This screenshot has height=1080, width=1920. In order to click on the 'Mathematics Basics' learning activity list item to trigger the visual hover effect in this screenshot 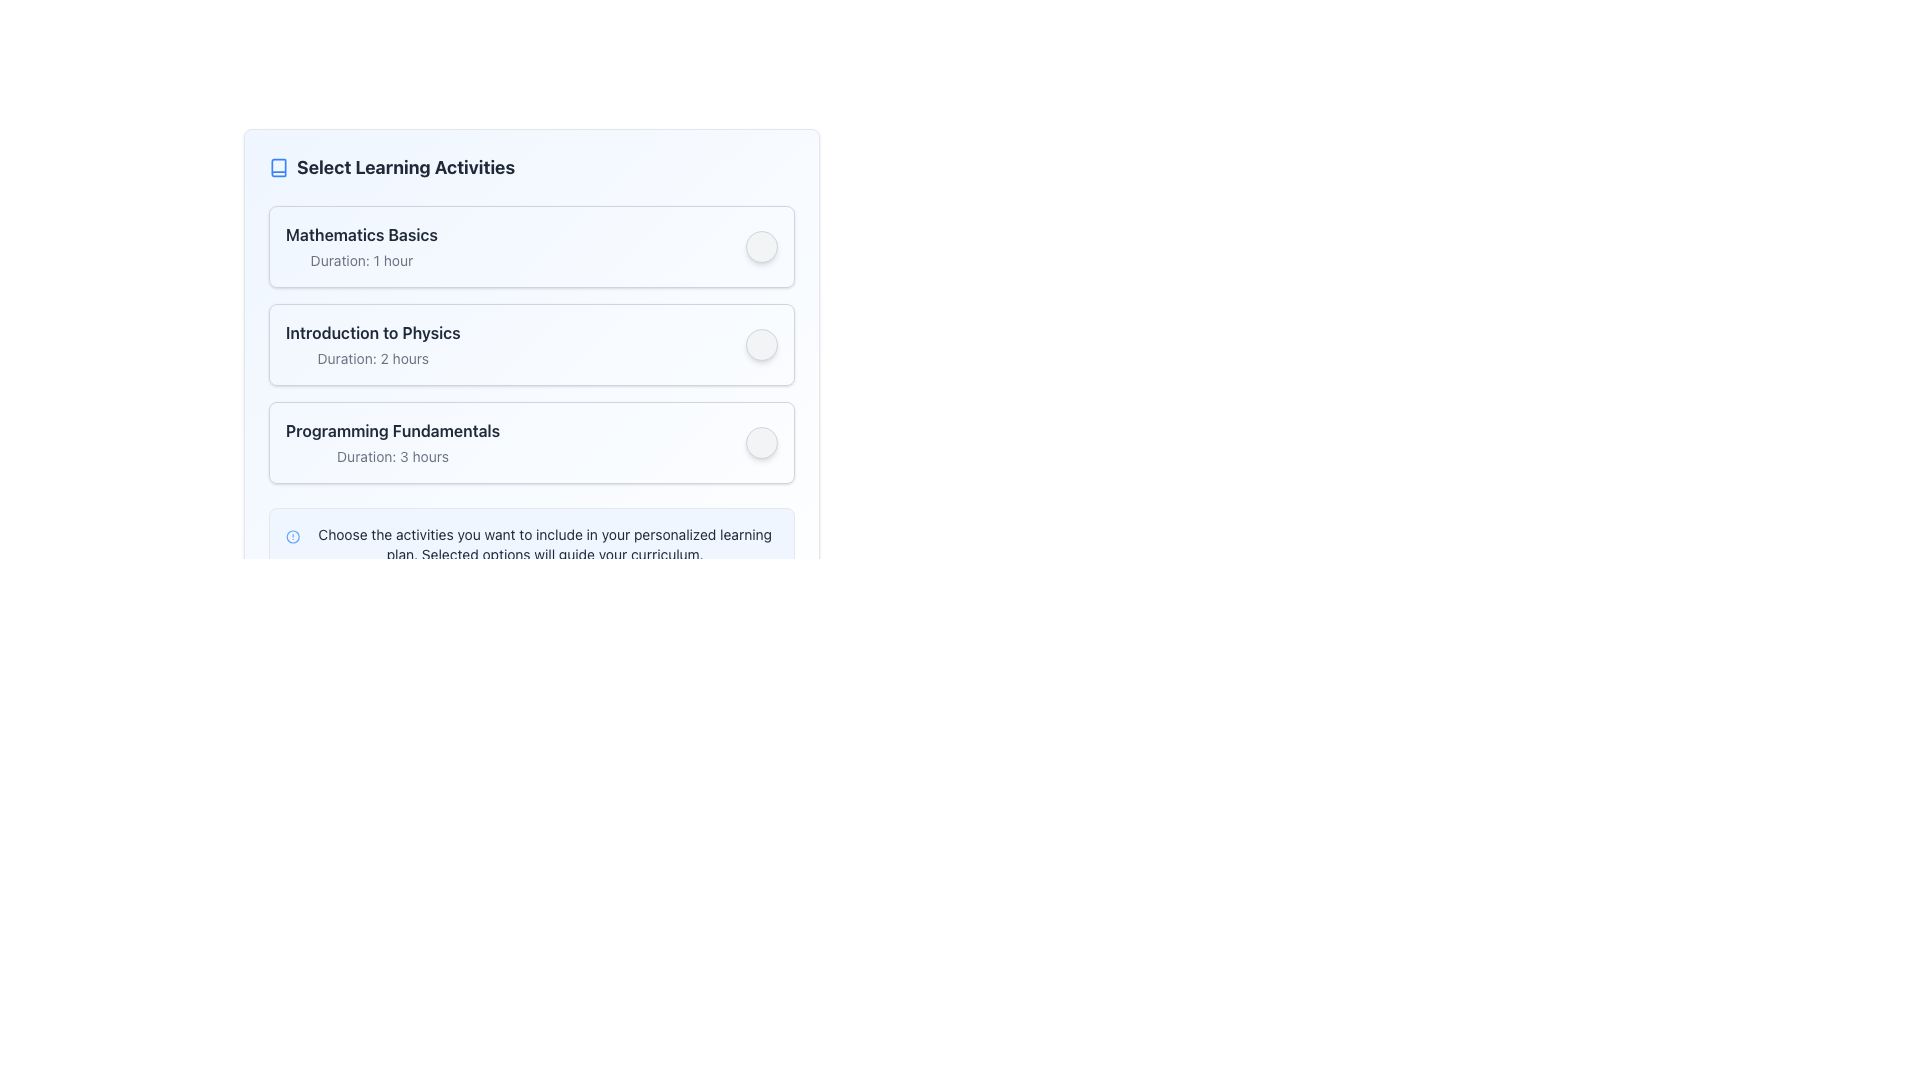, I will do `click(532, 245)`.